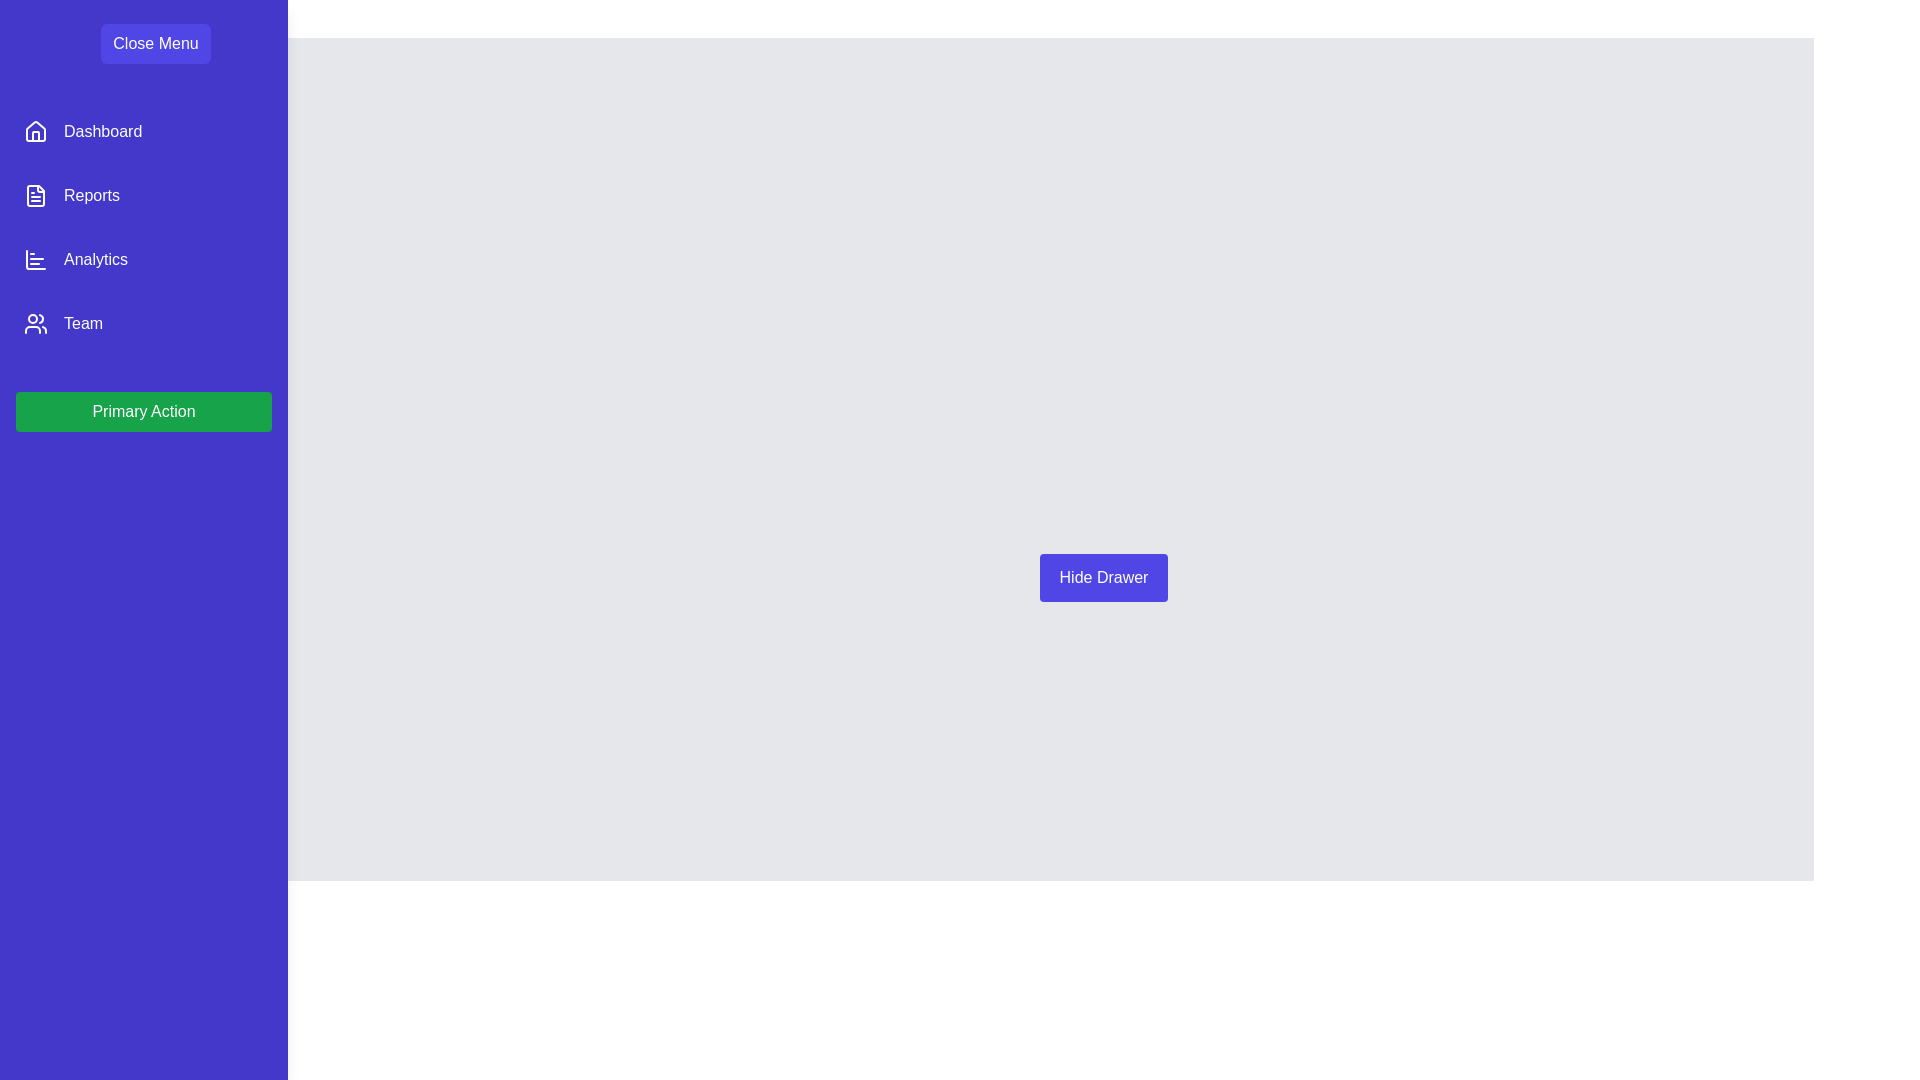  I want to click on the menu item Analytics in the sidebar, so click(143, 258).